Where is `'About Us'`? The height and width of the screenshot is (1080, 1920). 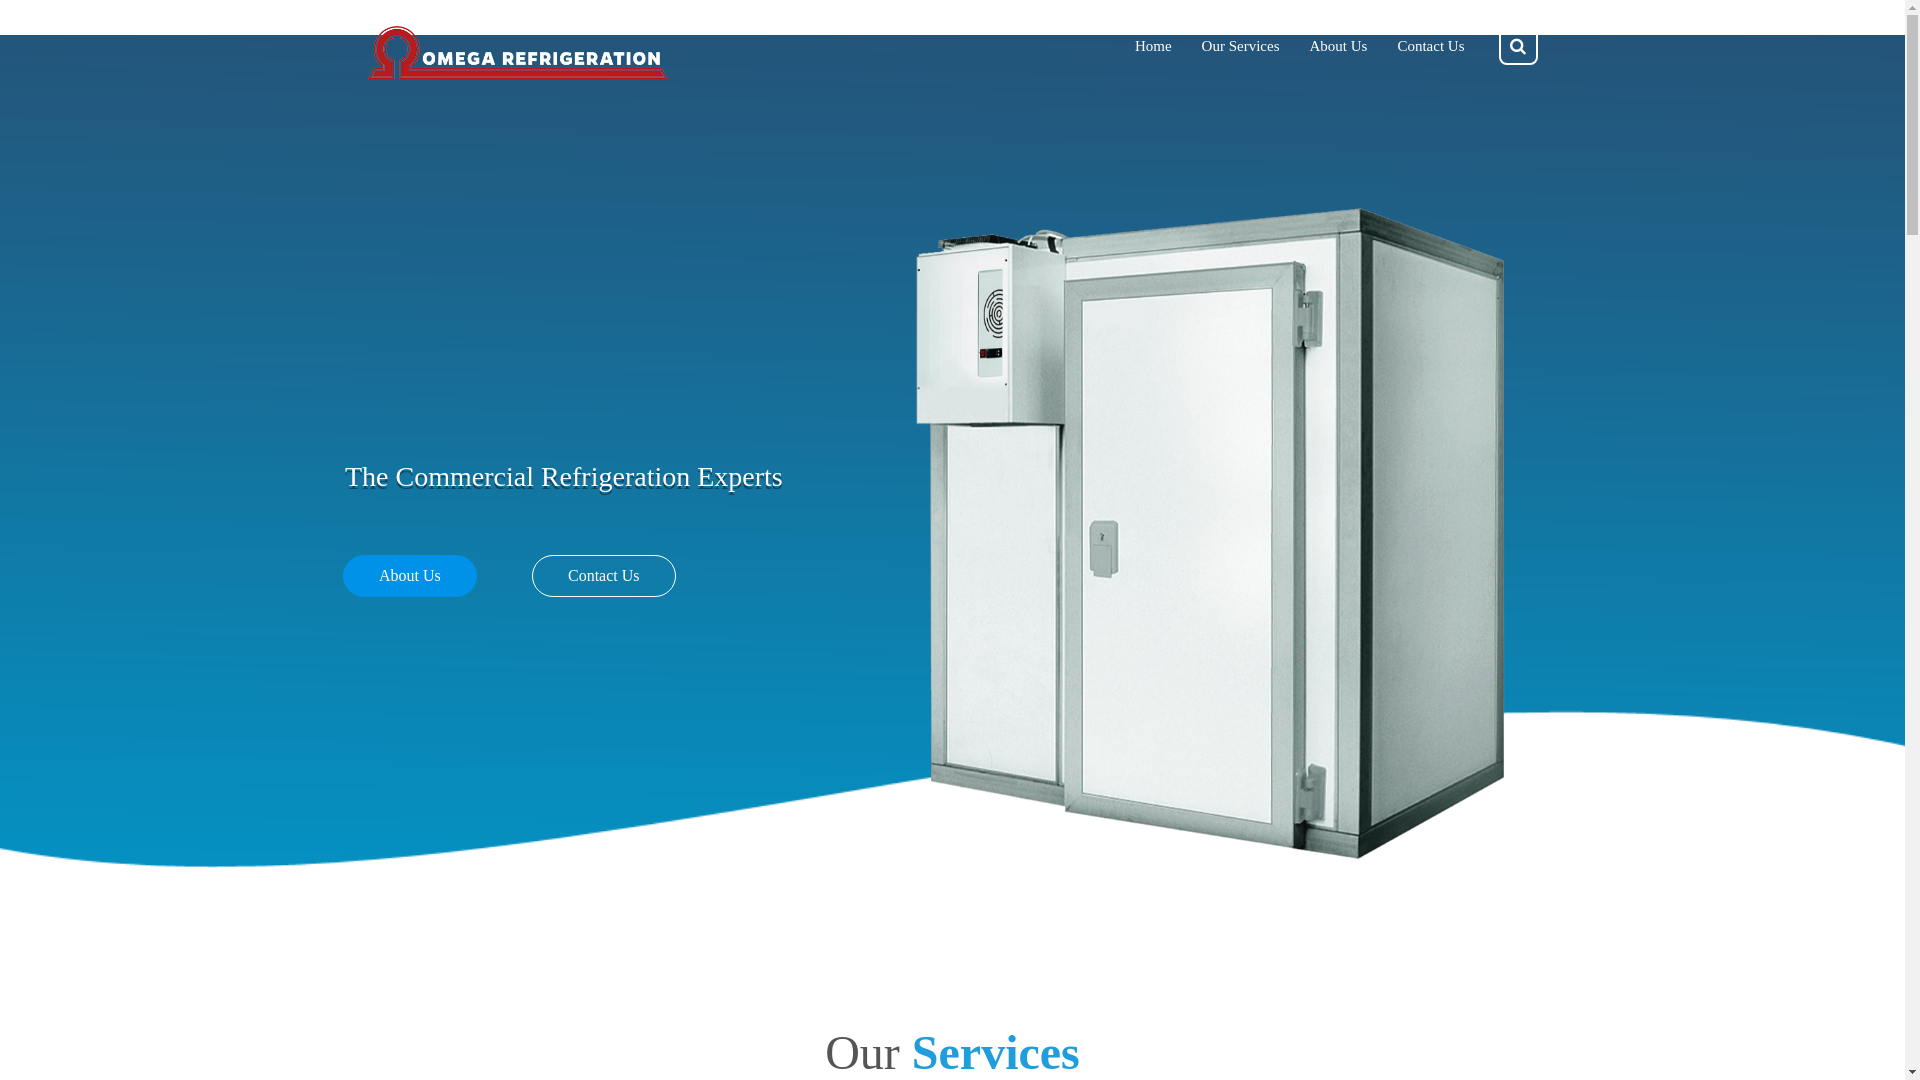 'About Us' is located at coordinates (1339, 45).